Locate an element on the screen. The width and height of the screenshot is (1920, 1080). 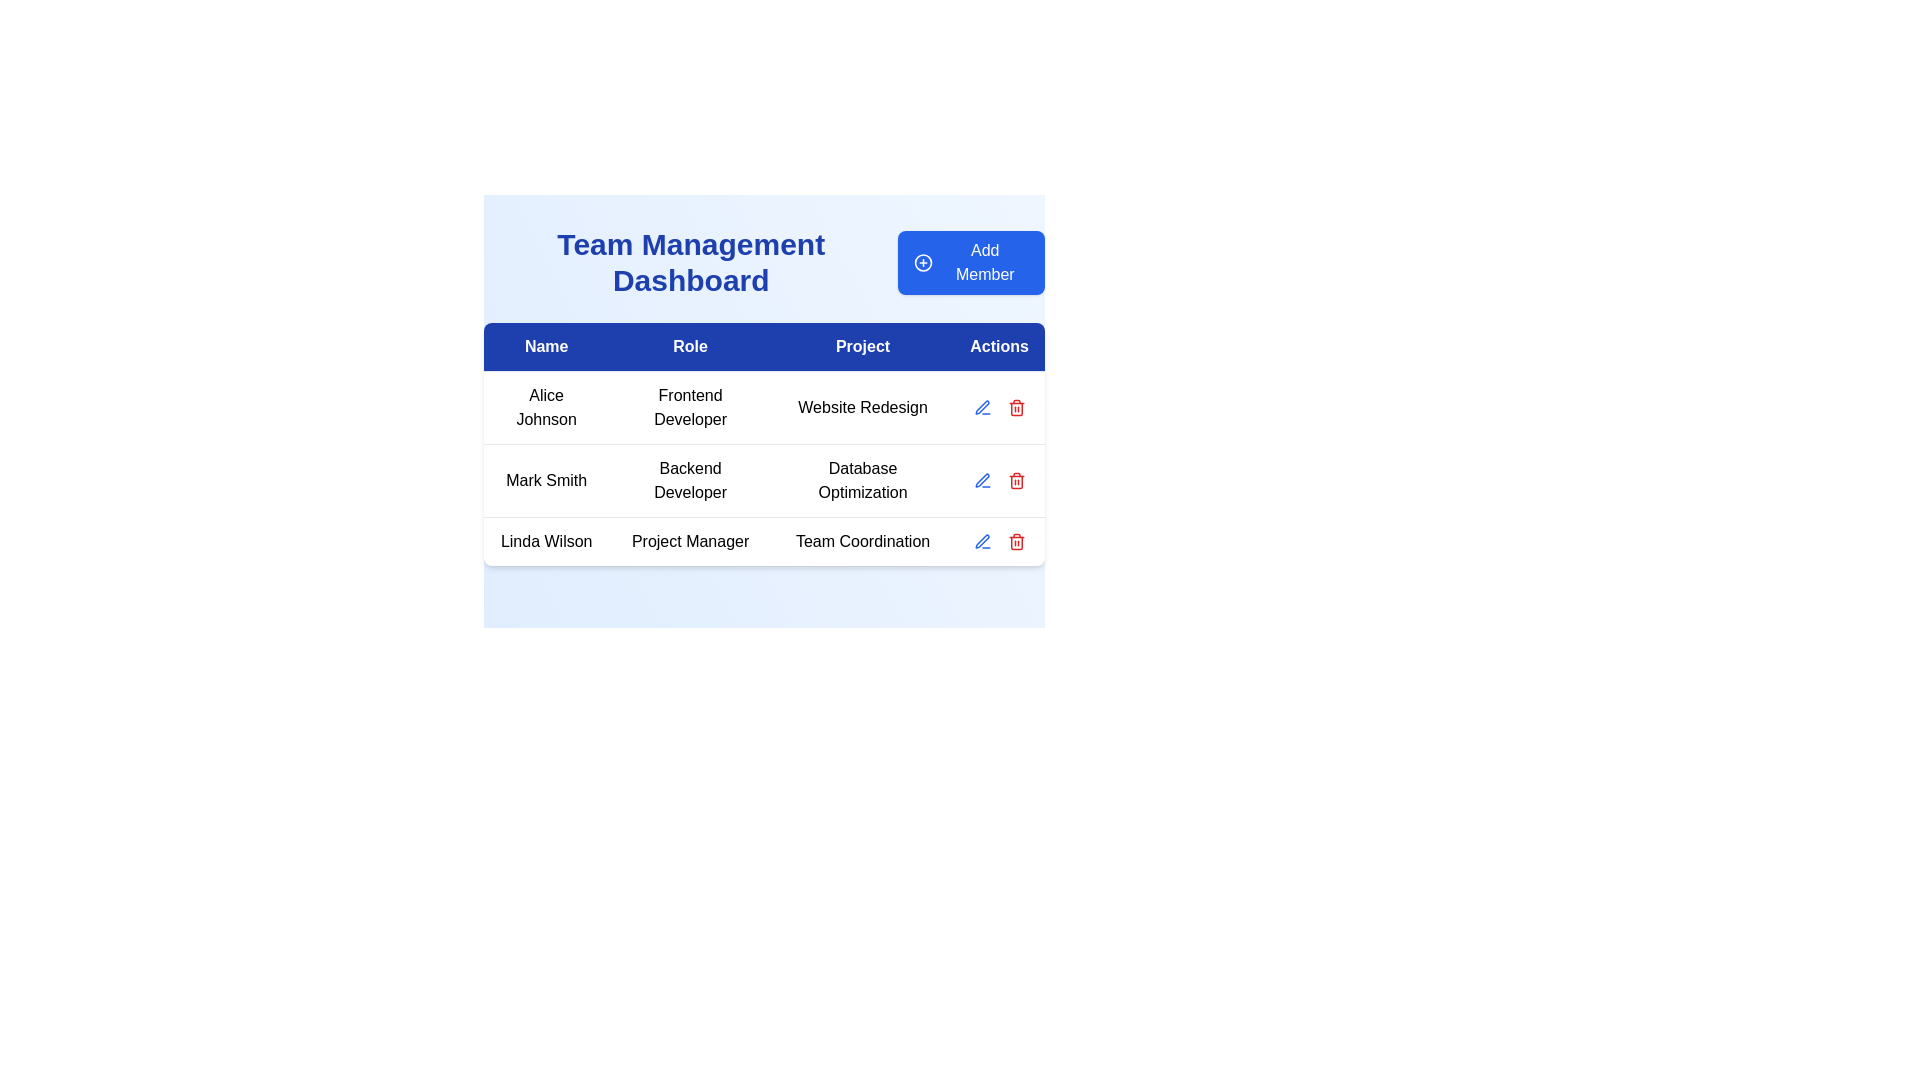
the text label displaying 'Linda Wilson' located in the first cell of the third row under the 'Name' column of the table is located at coordinates (546, 541).